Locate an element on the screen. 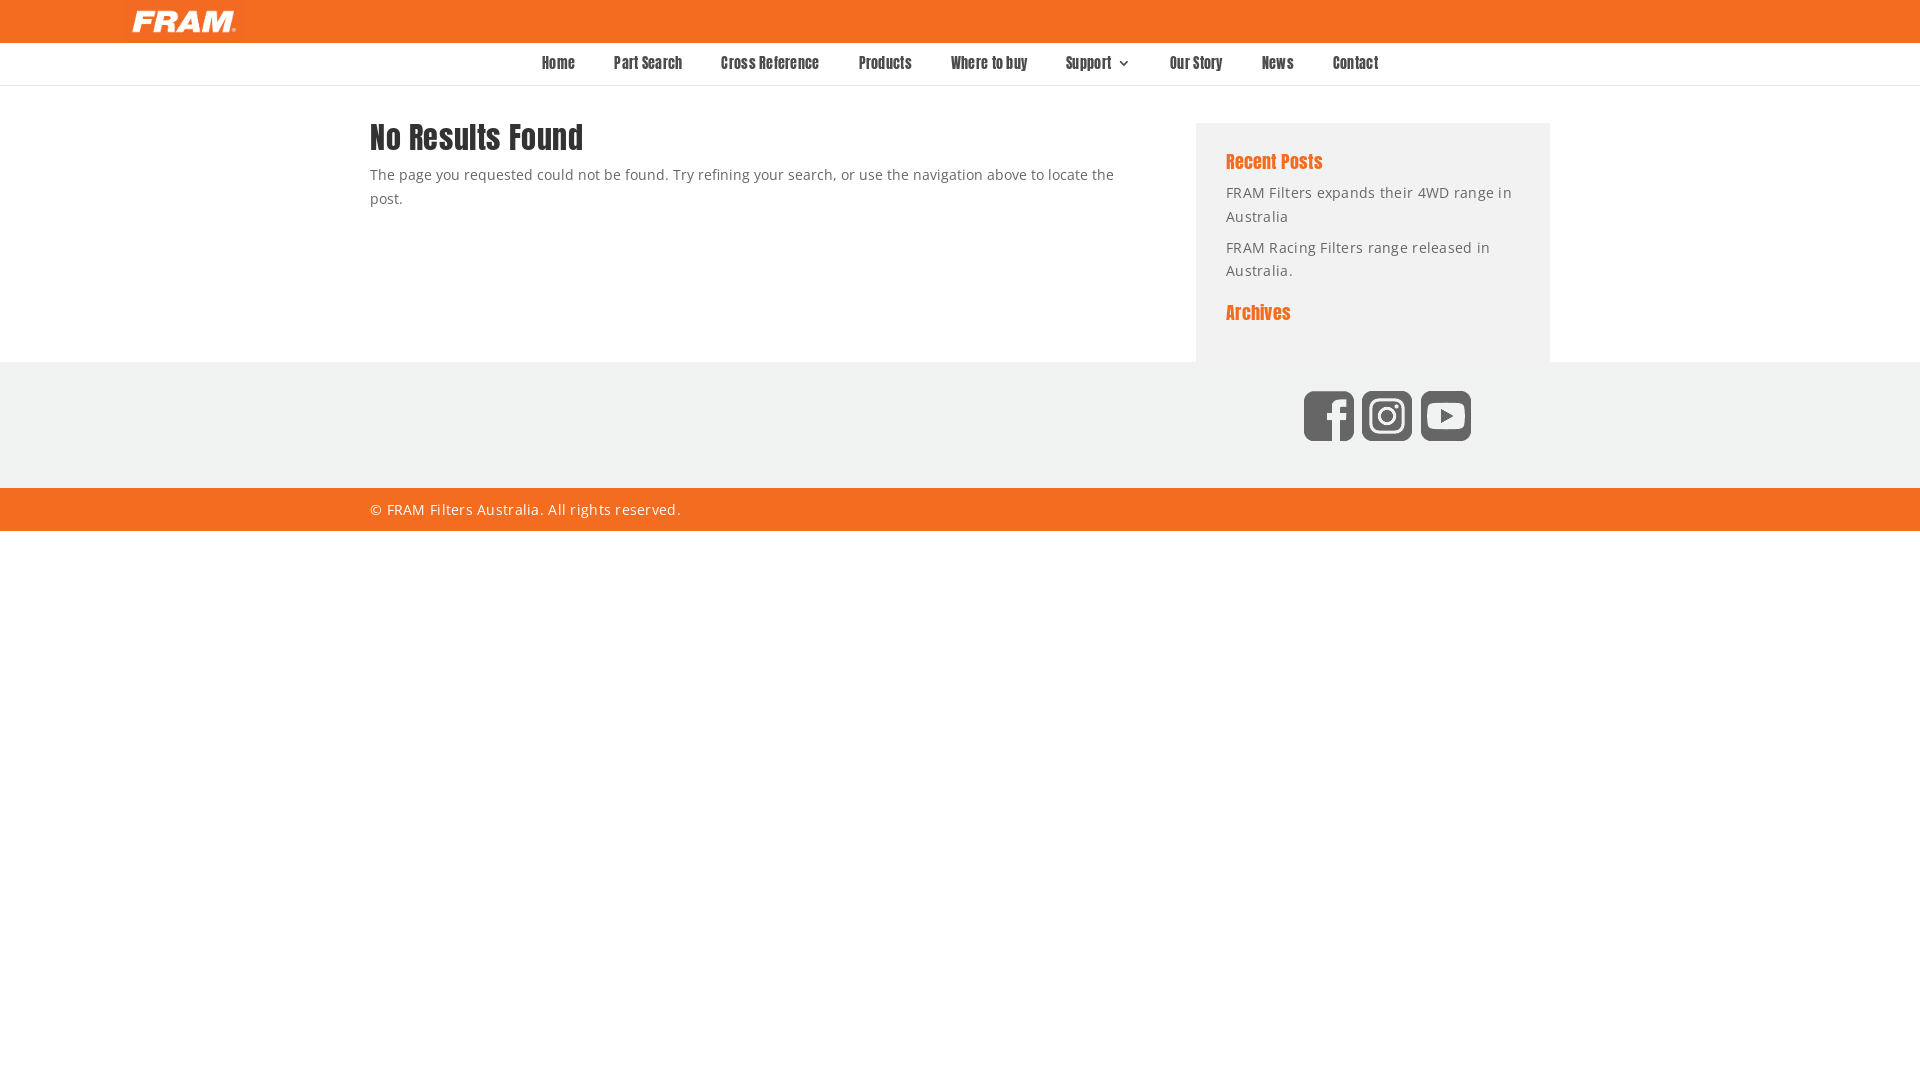 This screenshot has height=1080, width=1920. 'FRAM Racing Filters range released in Australia.' is located at coordinates (1358, 258).